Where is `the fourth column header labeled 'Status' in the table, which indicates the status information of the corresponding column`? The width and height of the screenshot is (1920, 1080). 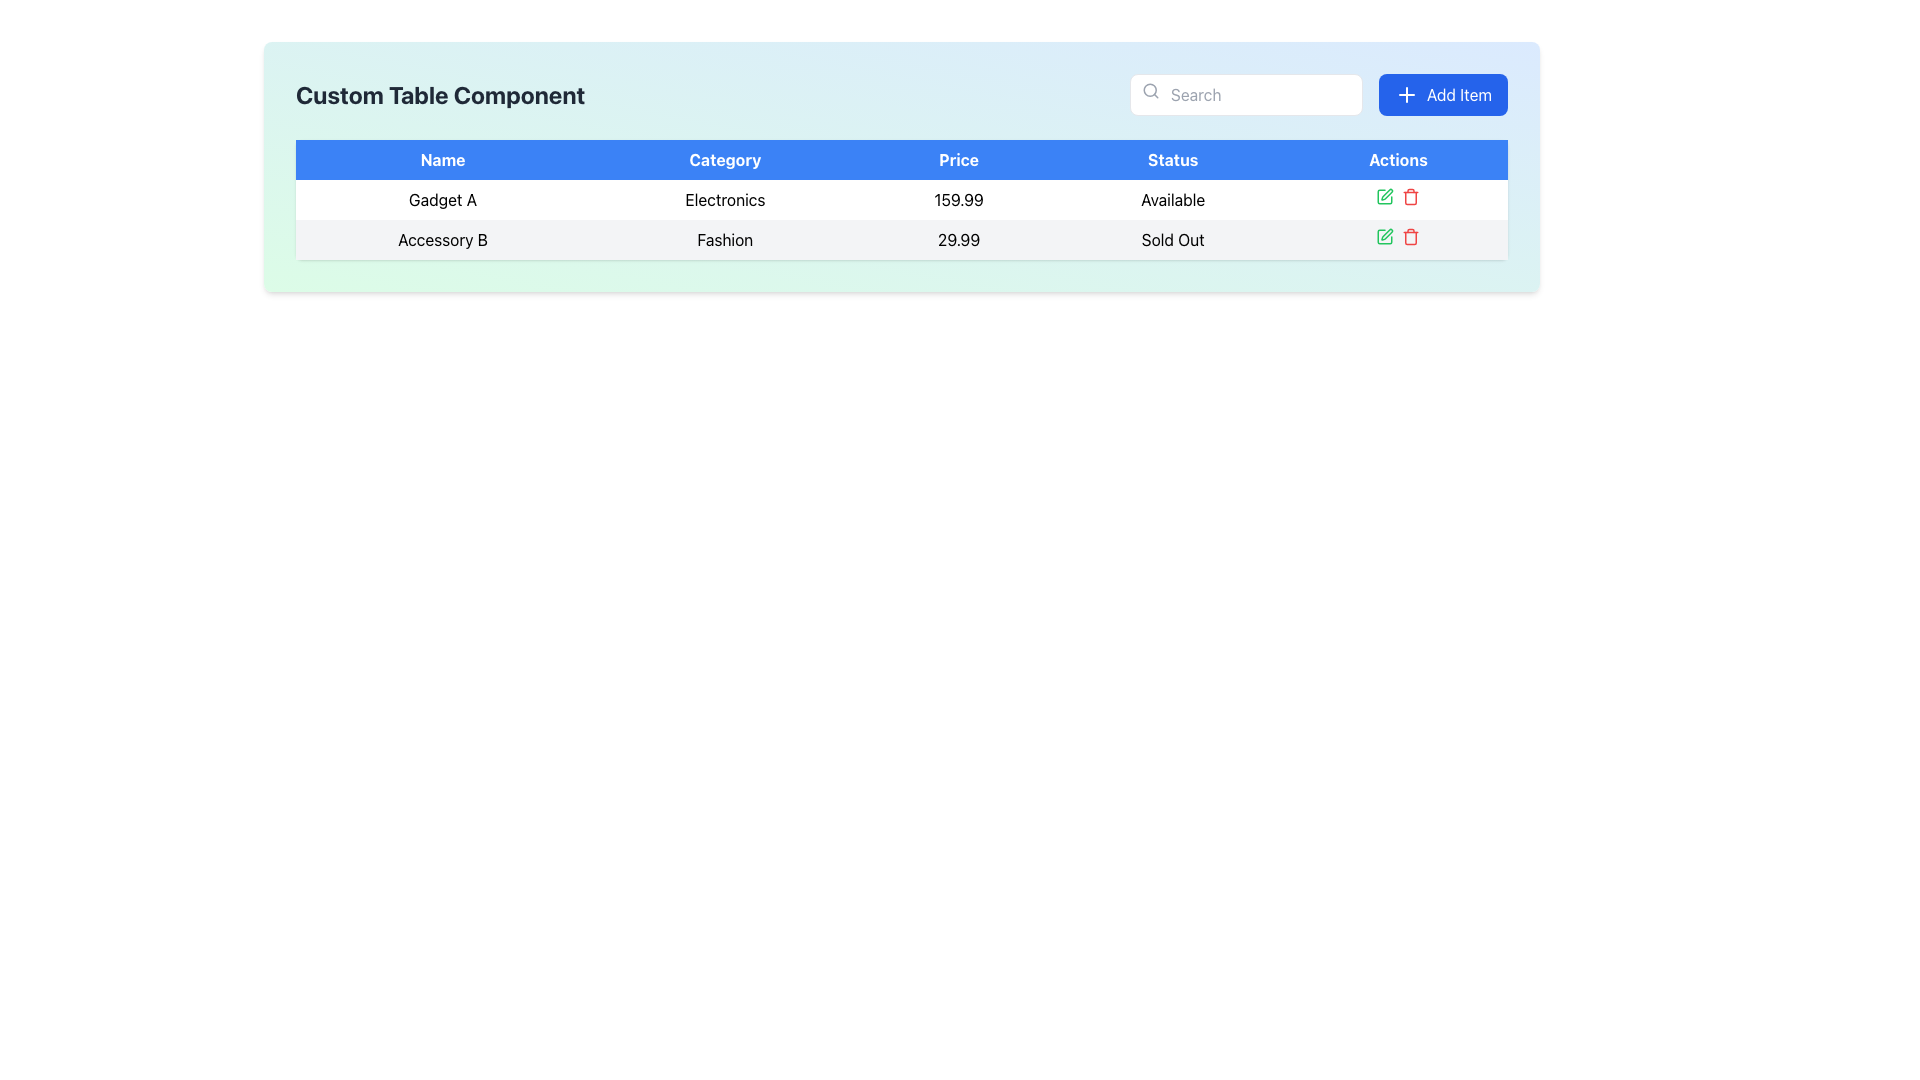
the fourth column header labeled 'Status' in the table, which indicates the status information of the corresponding column is located at coordinates (1173, 158).